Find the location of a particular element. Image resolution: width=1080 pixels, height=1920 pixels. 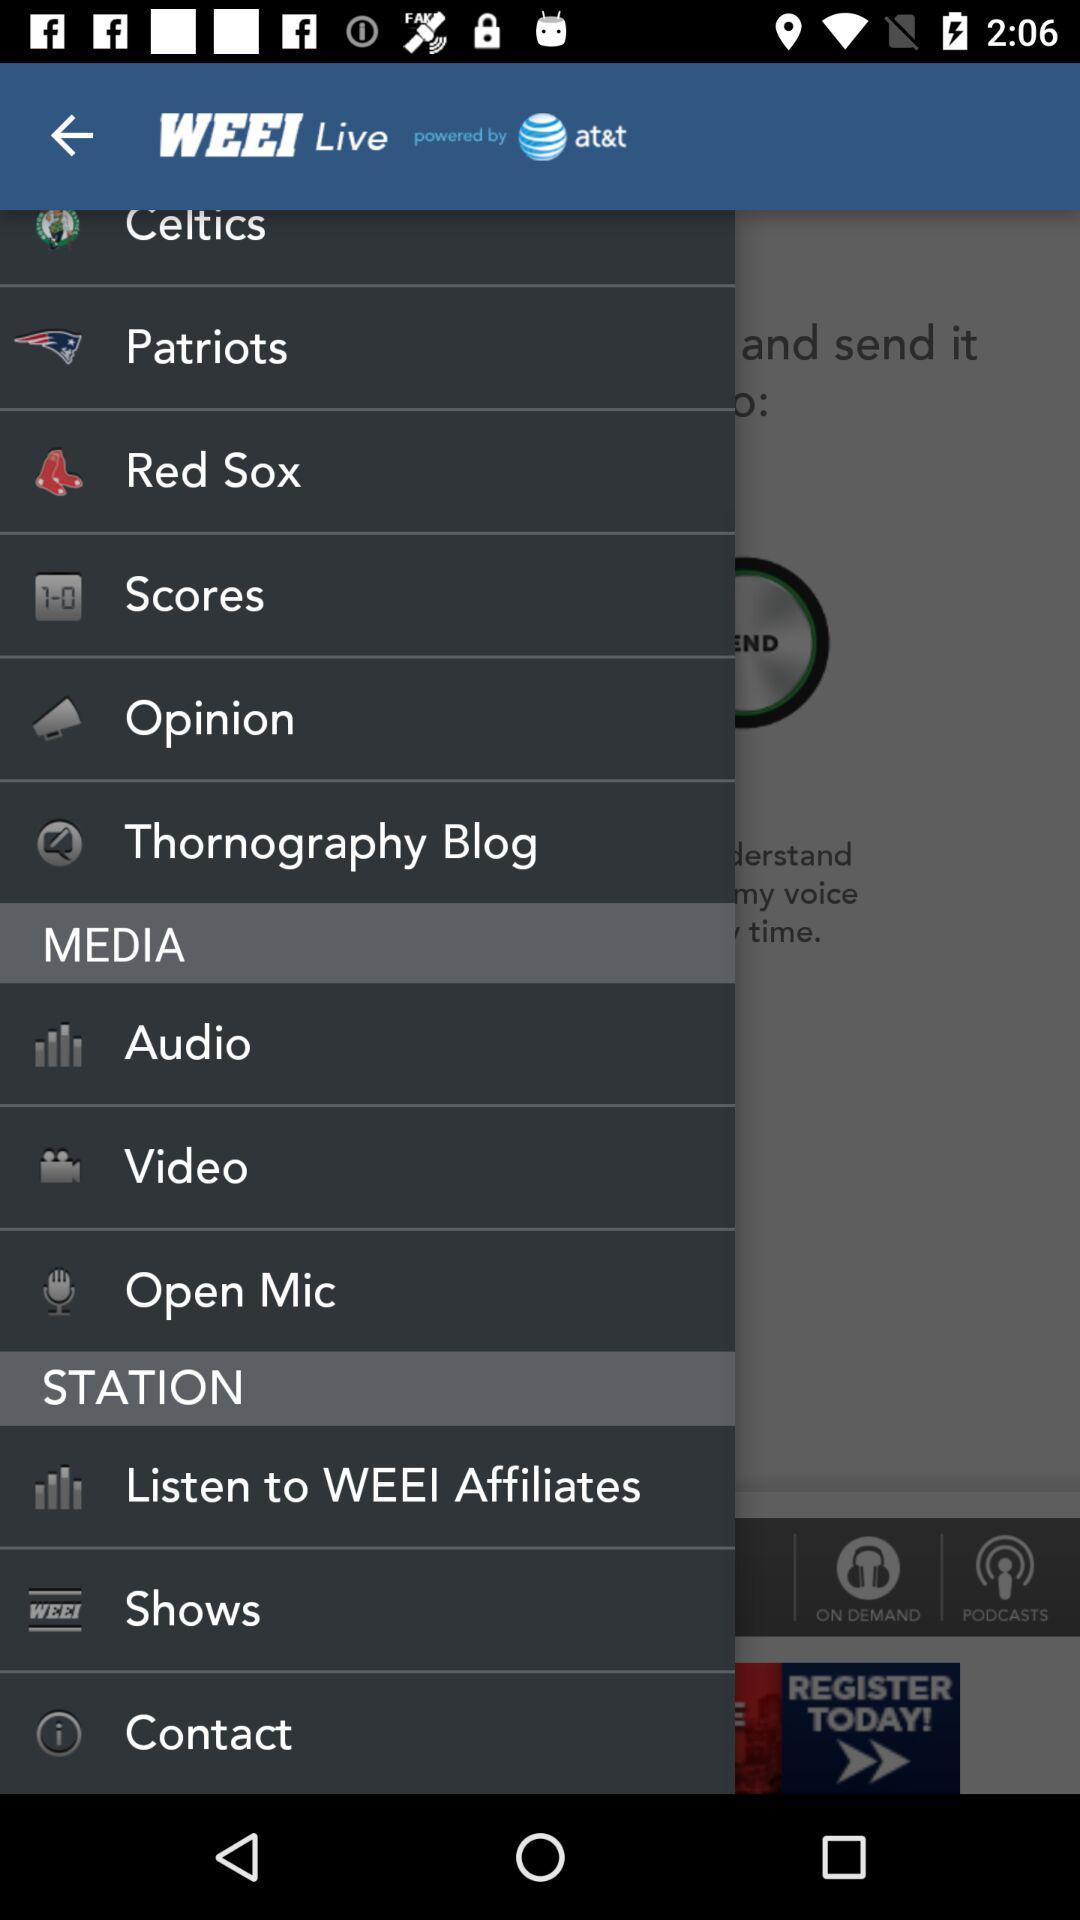

the lock icon is located at coordinates (866, 1576).